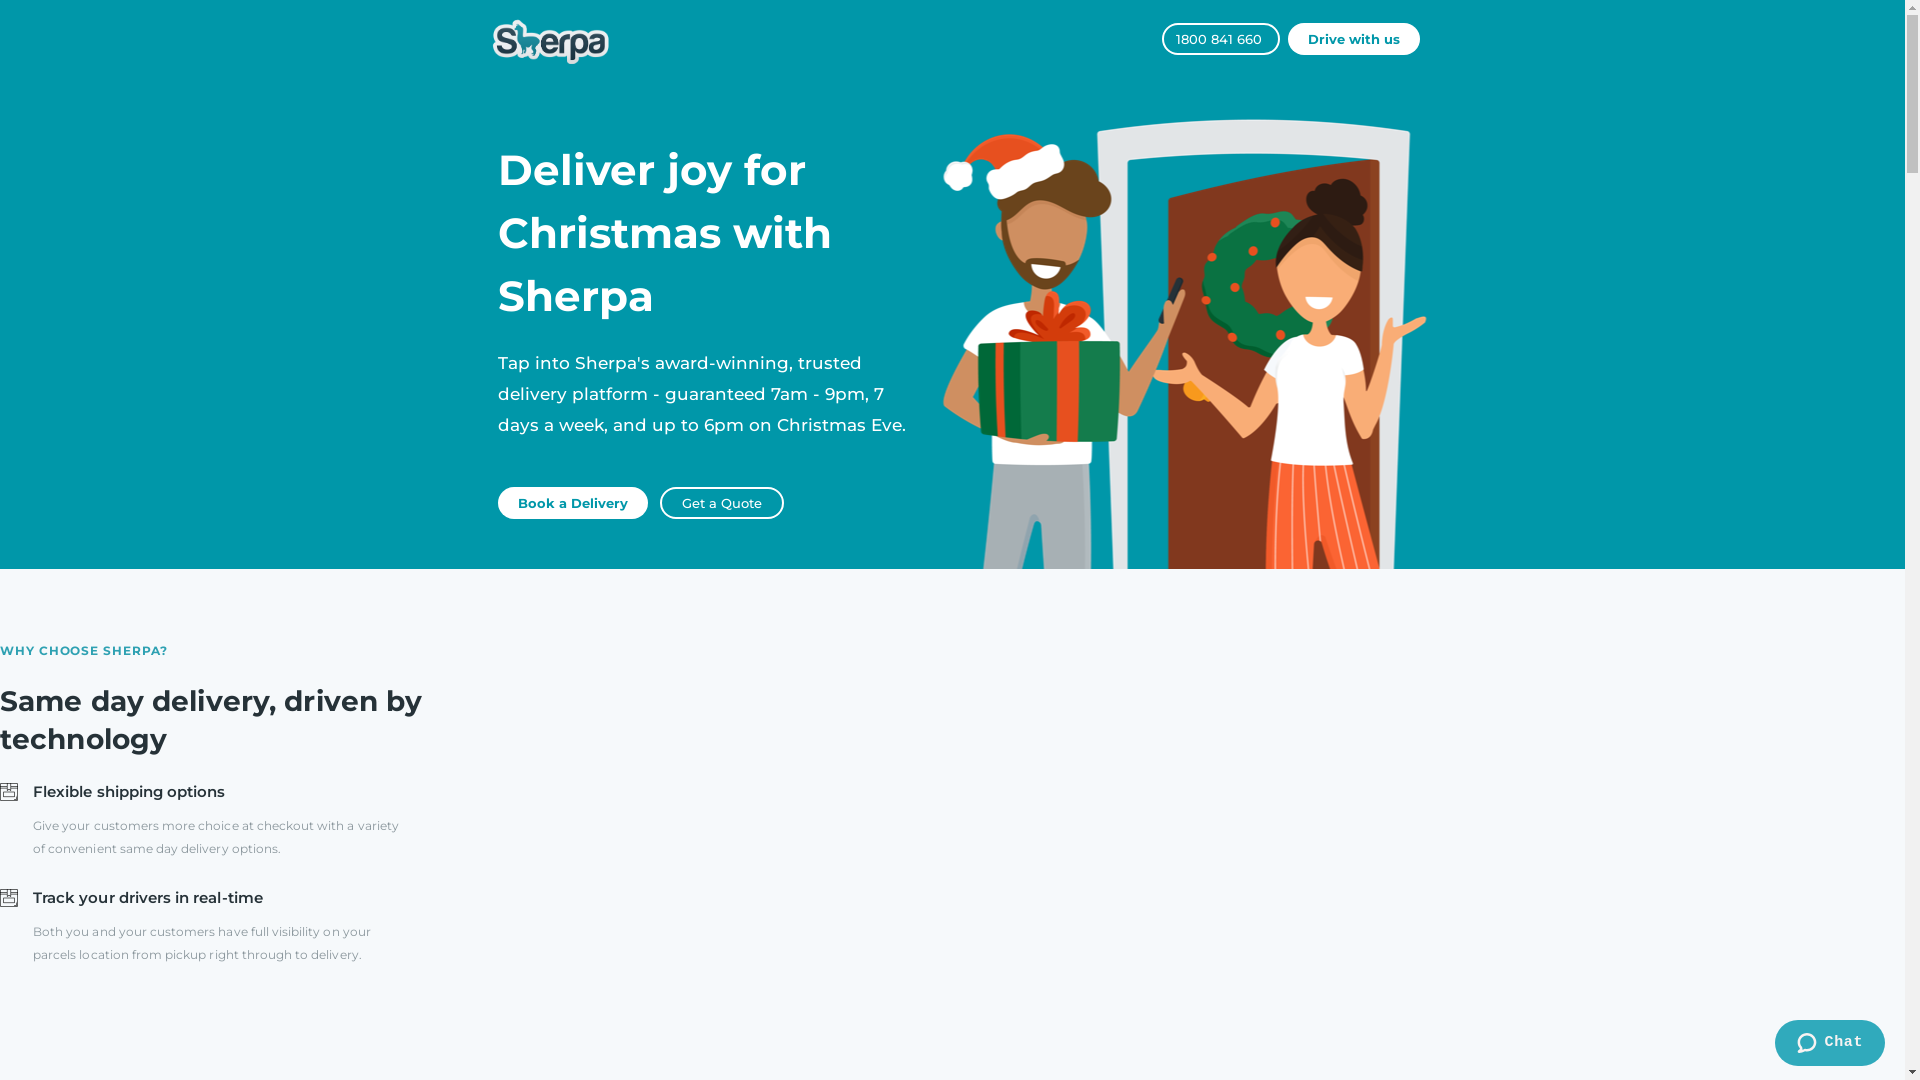 The width and height of the screenshot is (1920, 1080). Describe the element at coordinates (1353, 38) in the screenshot. I see `'Drive with us'` at that location.